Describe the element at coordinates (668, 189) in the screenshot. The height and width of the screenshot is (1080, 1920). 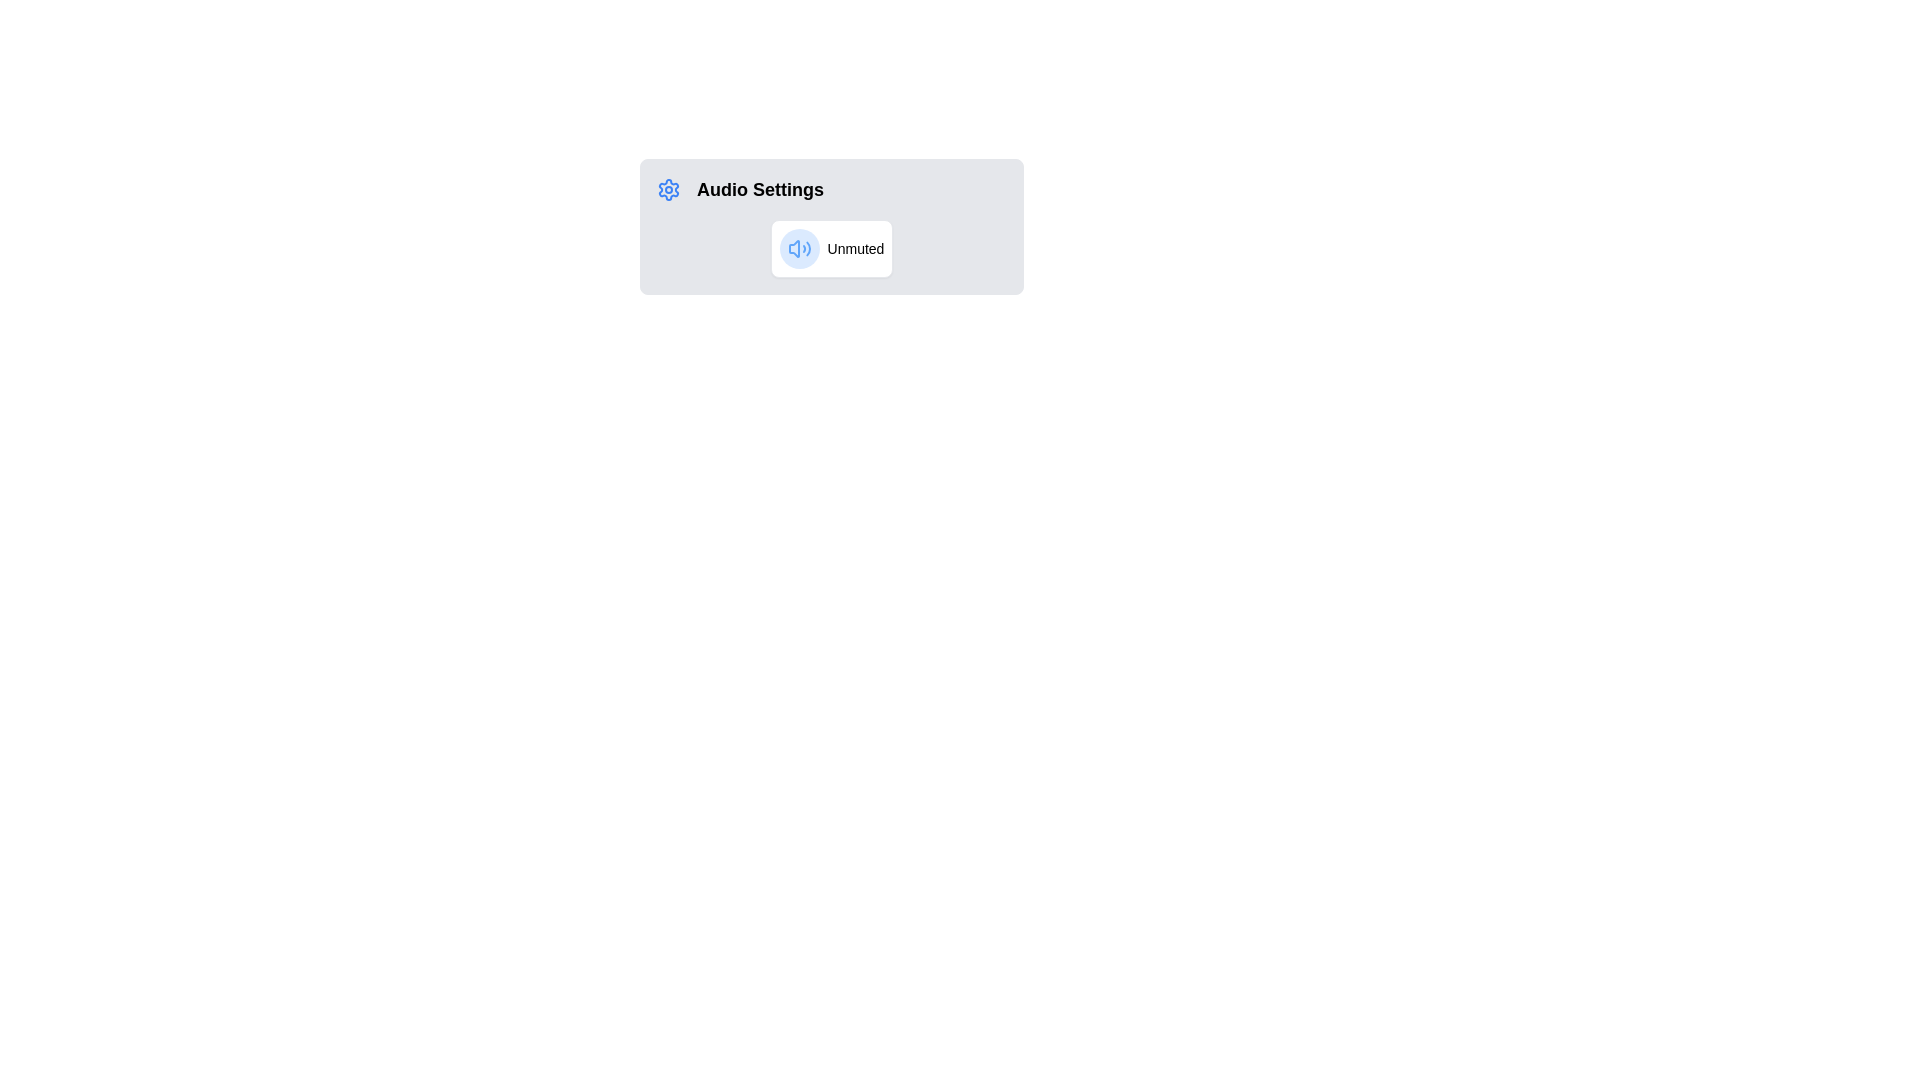
I see `the settings icon located to the left of the 'Audio Settings' label` at that location.